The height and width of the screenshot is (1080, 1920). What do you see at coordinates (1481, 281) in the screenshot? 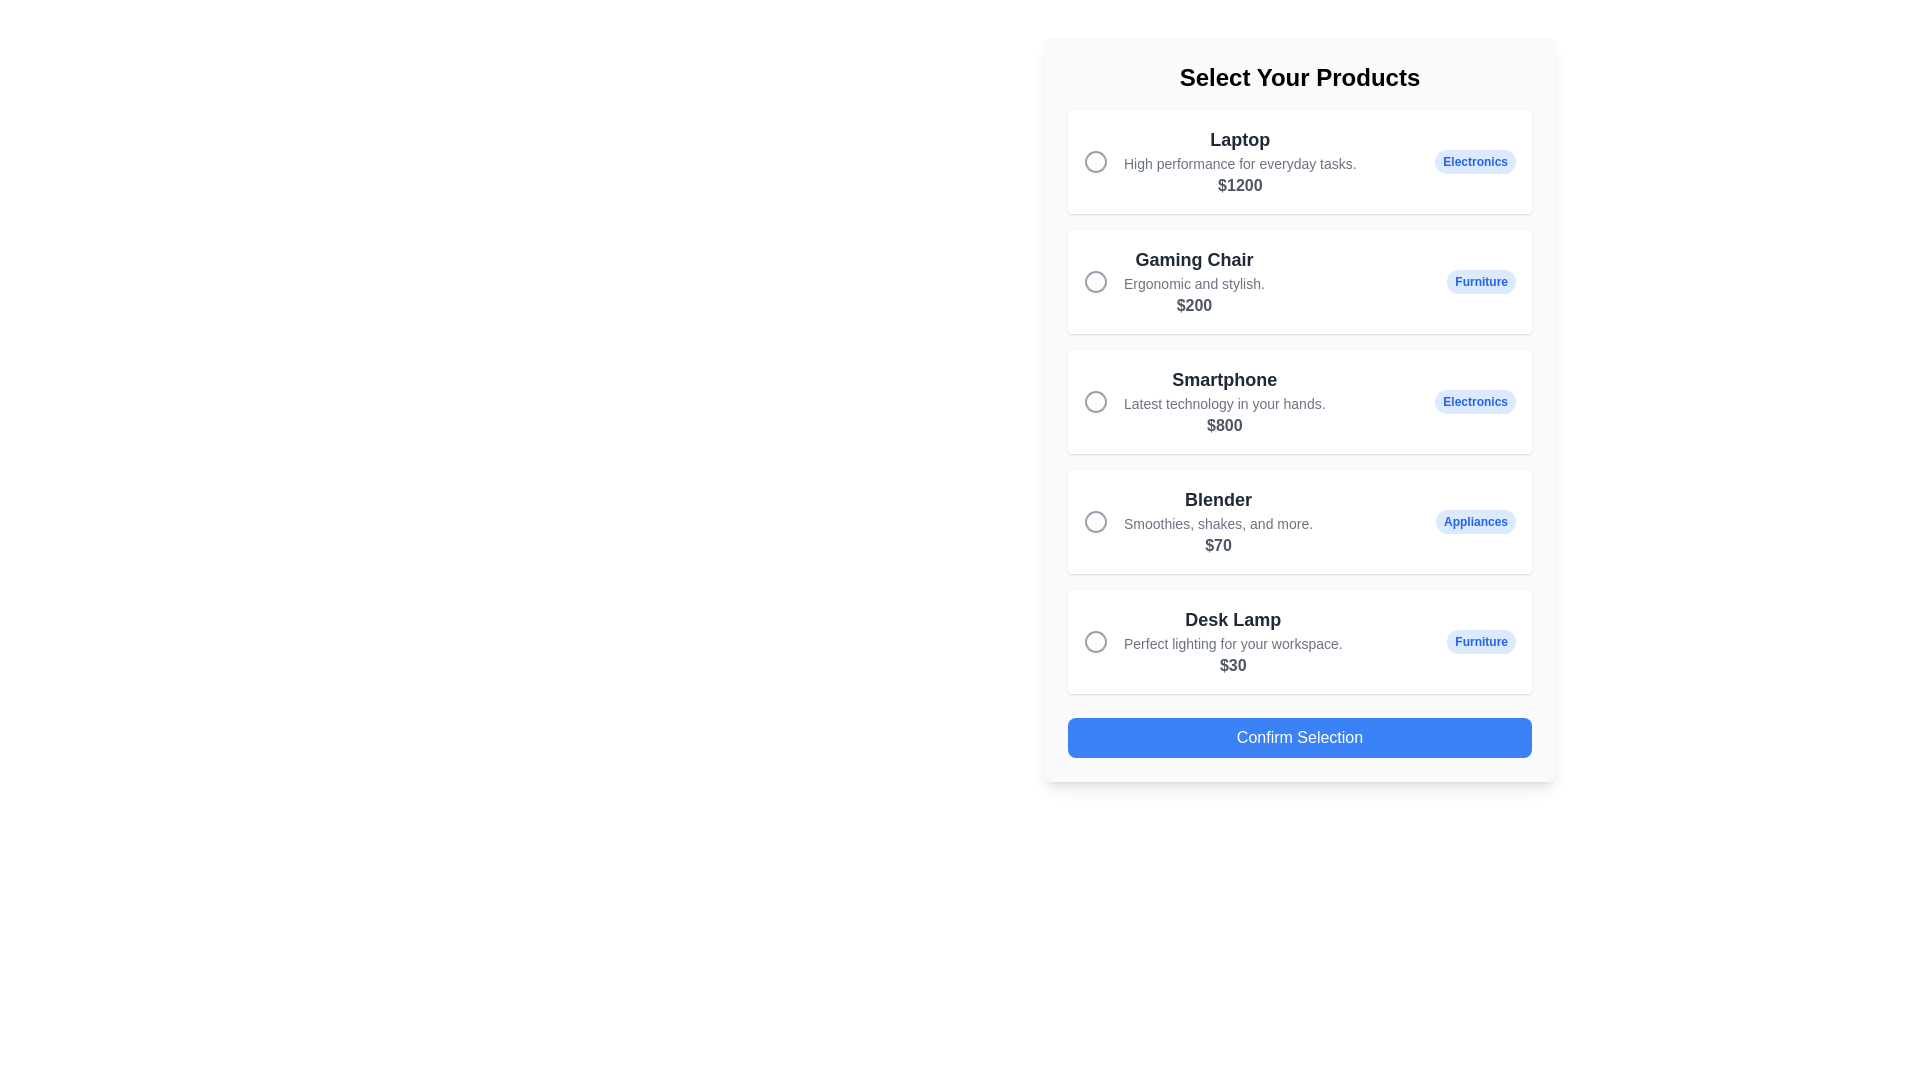
I see `the category label for 'Gaming Chair' located to the right of the price '$200' within the 'Select Your Products' section to associate the label with its attached product` at bounding box center [1481, 281].